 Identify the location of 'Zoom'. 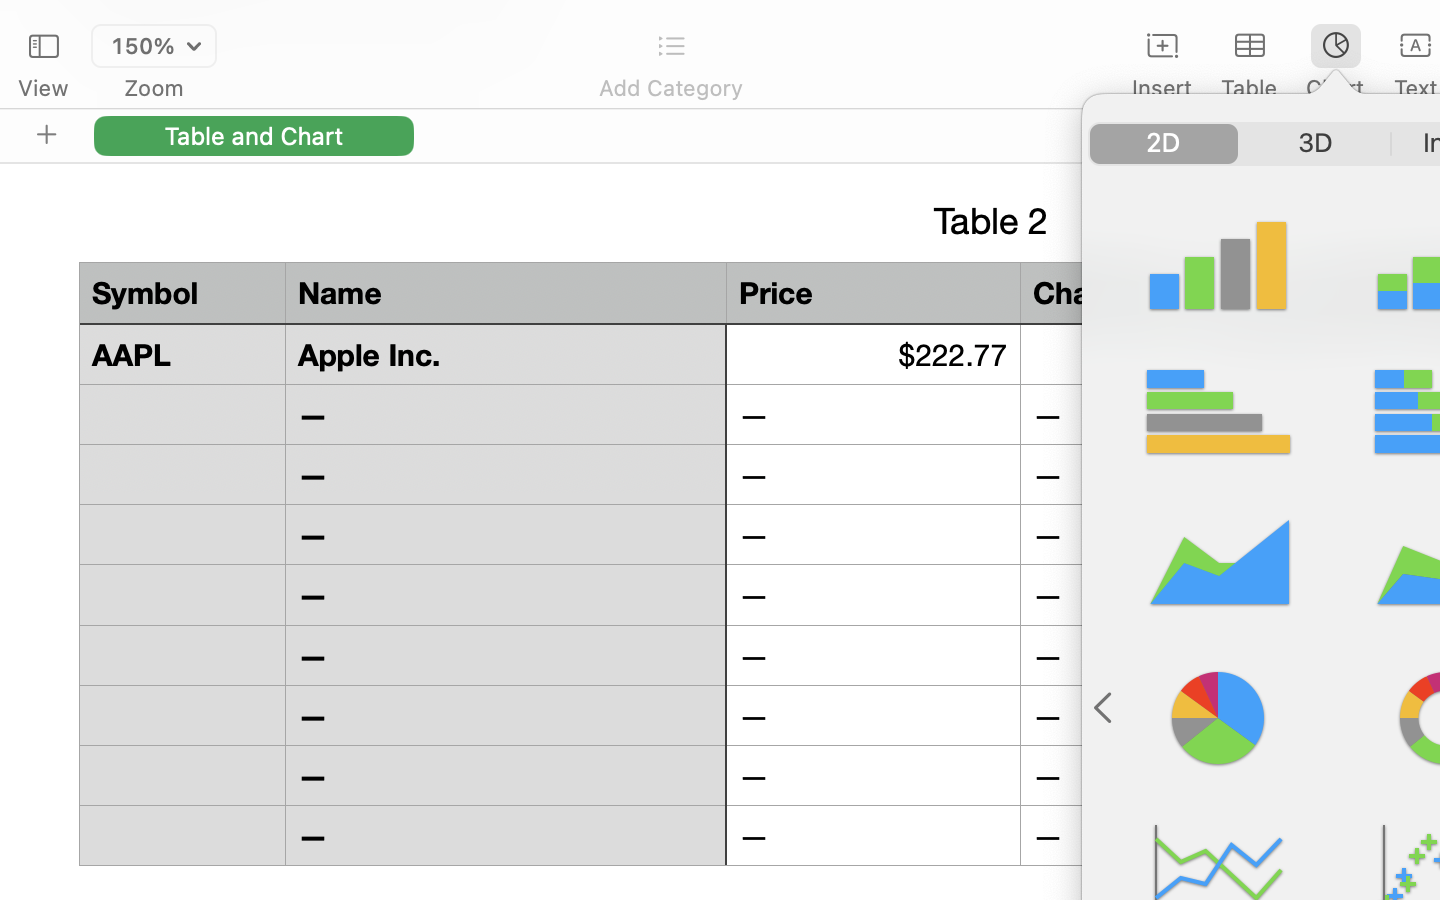
(152, 87).